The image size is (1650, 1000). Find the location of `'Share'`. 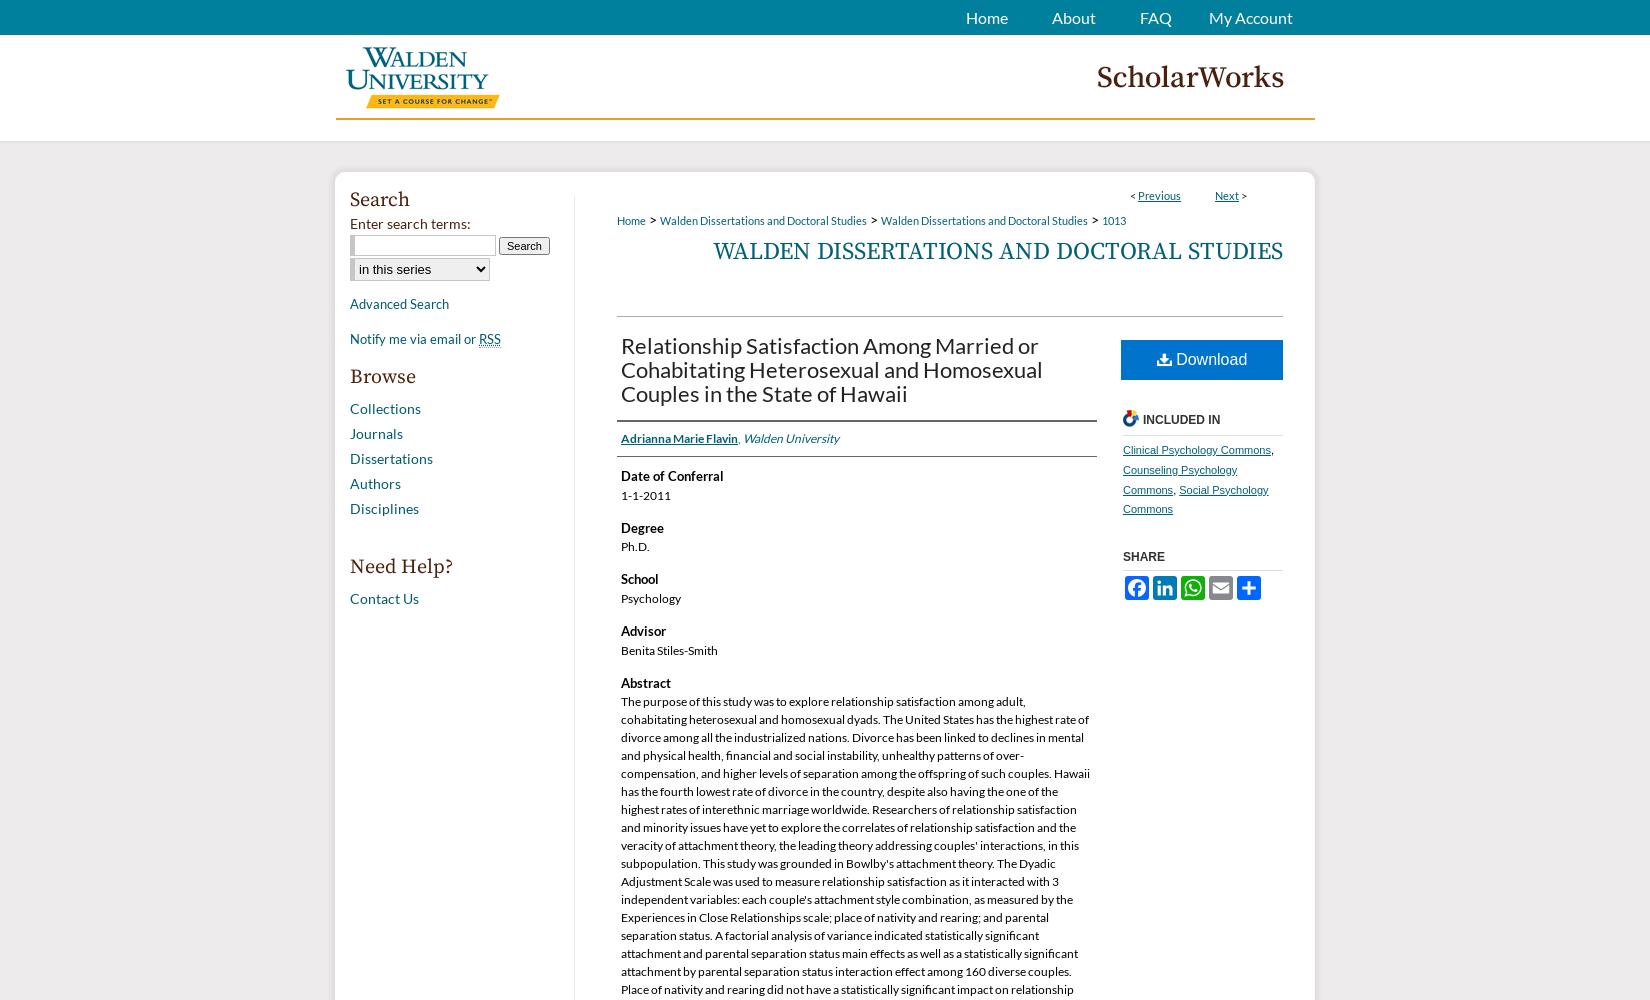

'Share' is located at coordinates (1143, 557).